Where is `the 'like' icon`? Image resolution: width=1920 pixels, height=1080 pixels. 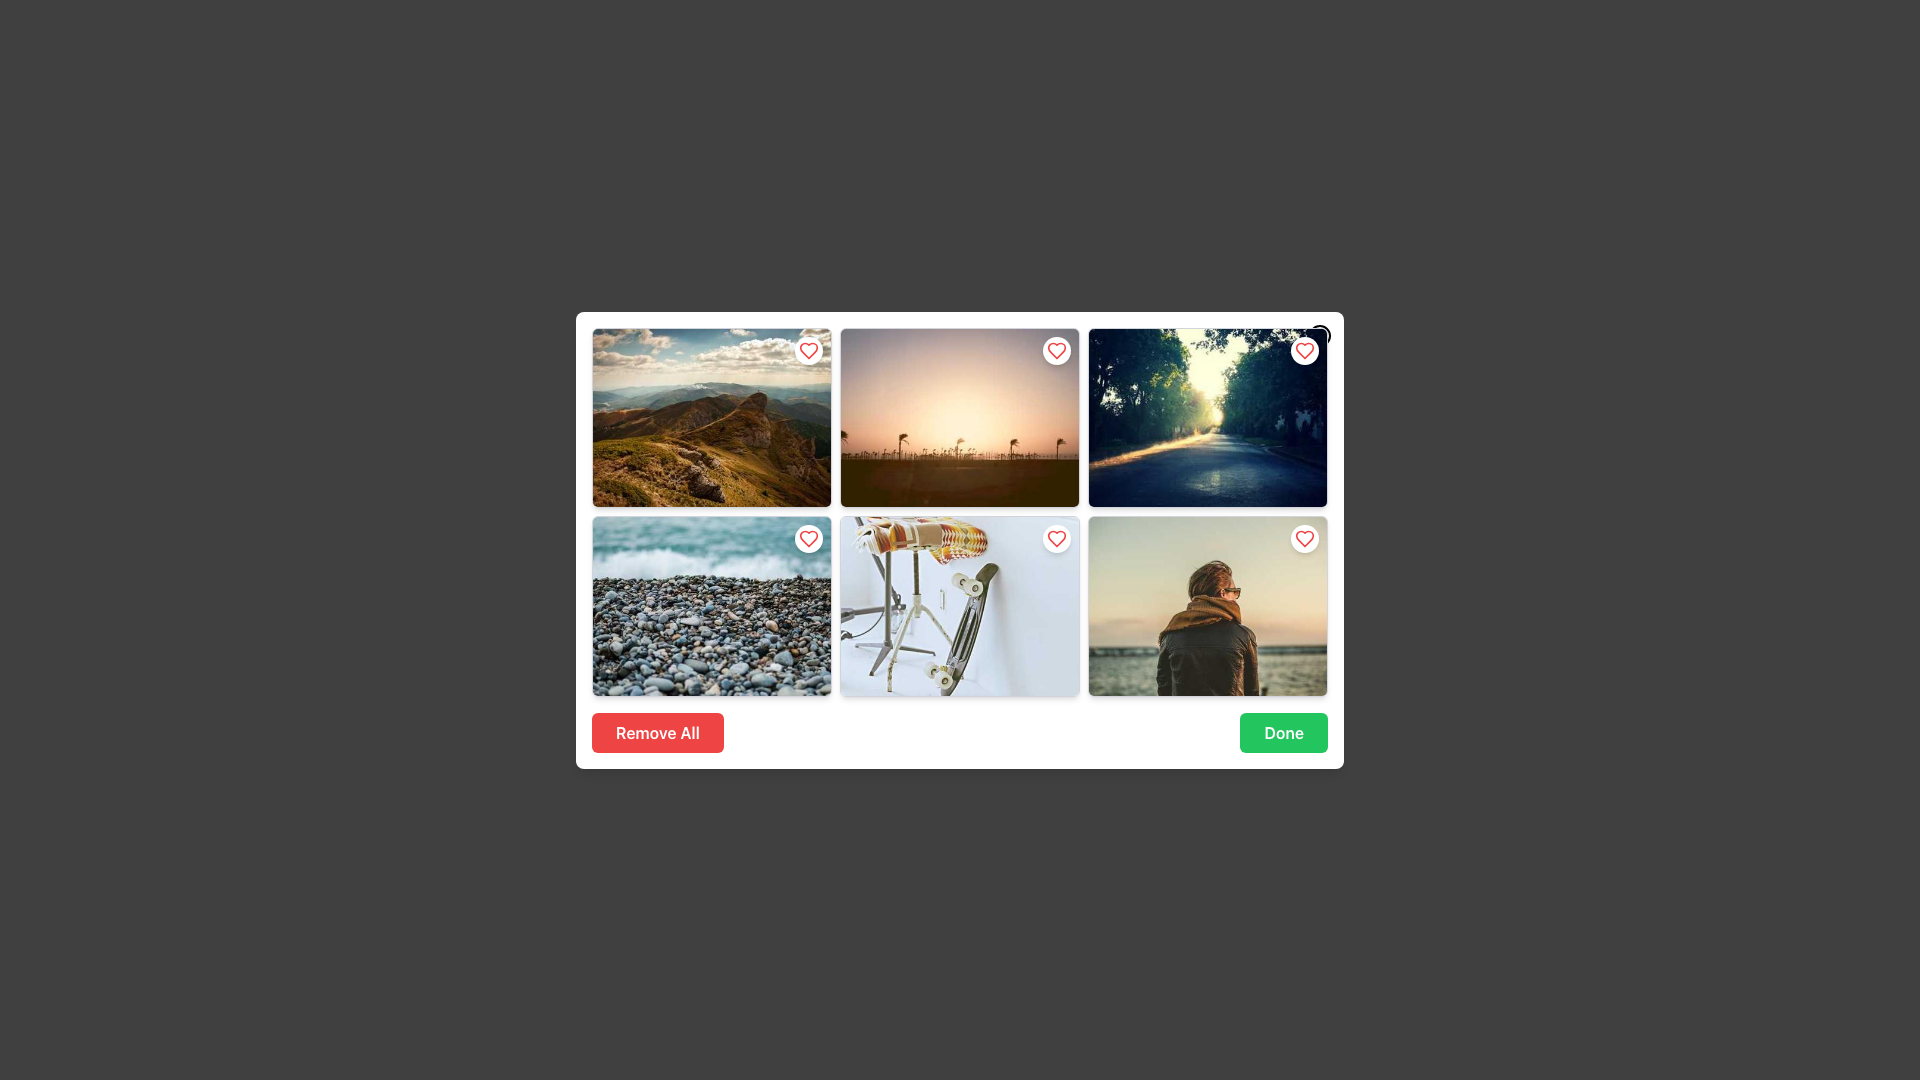 the 'like' icon is located at coordinates (1305, 538).